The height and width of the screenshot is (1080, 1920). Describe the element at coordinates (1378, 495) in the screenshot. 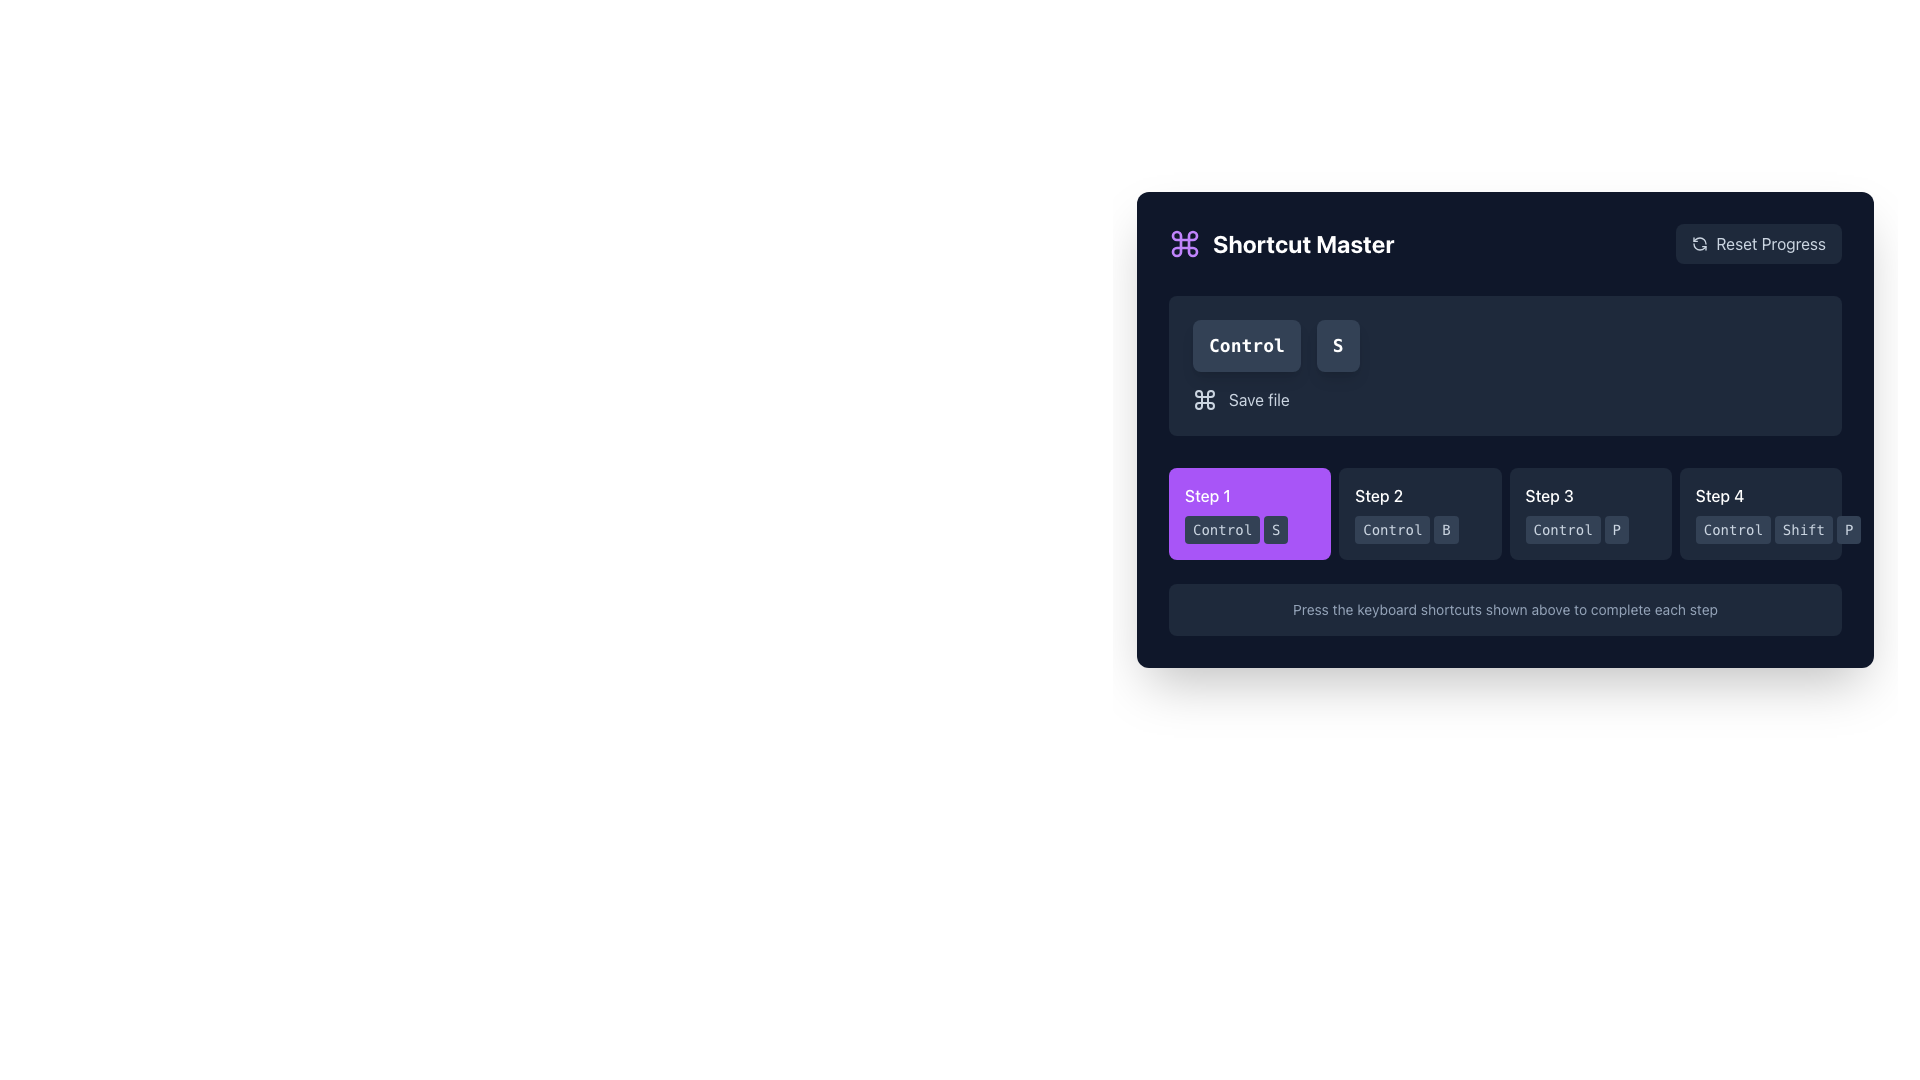

I see `the label indicating step 2 in the sequence of actions, which is centrally aligned and positioned between step 1 and step 3` at that location.